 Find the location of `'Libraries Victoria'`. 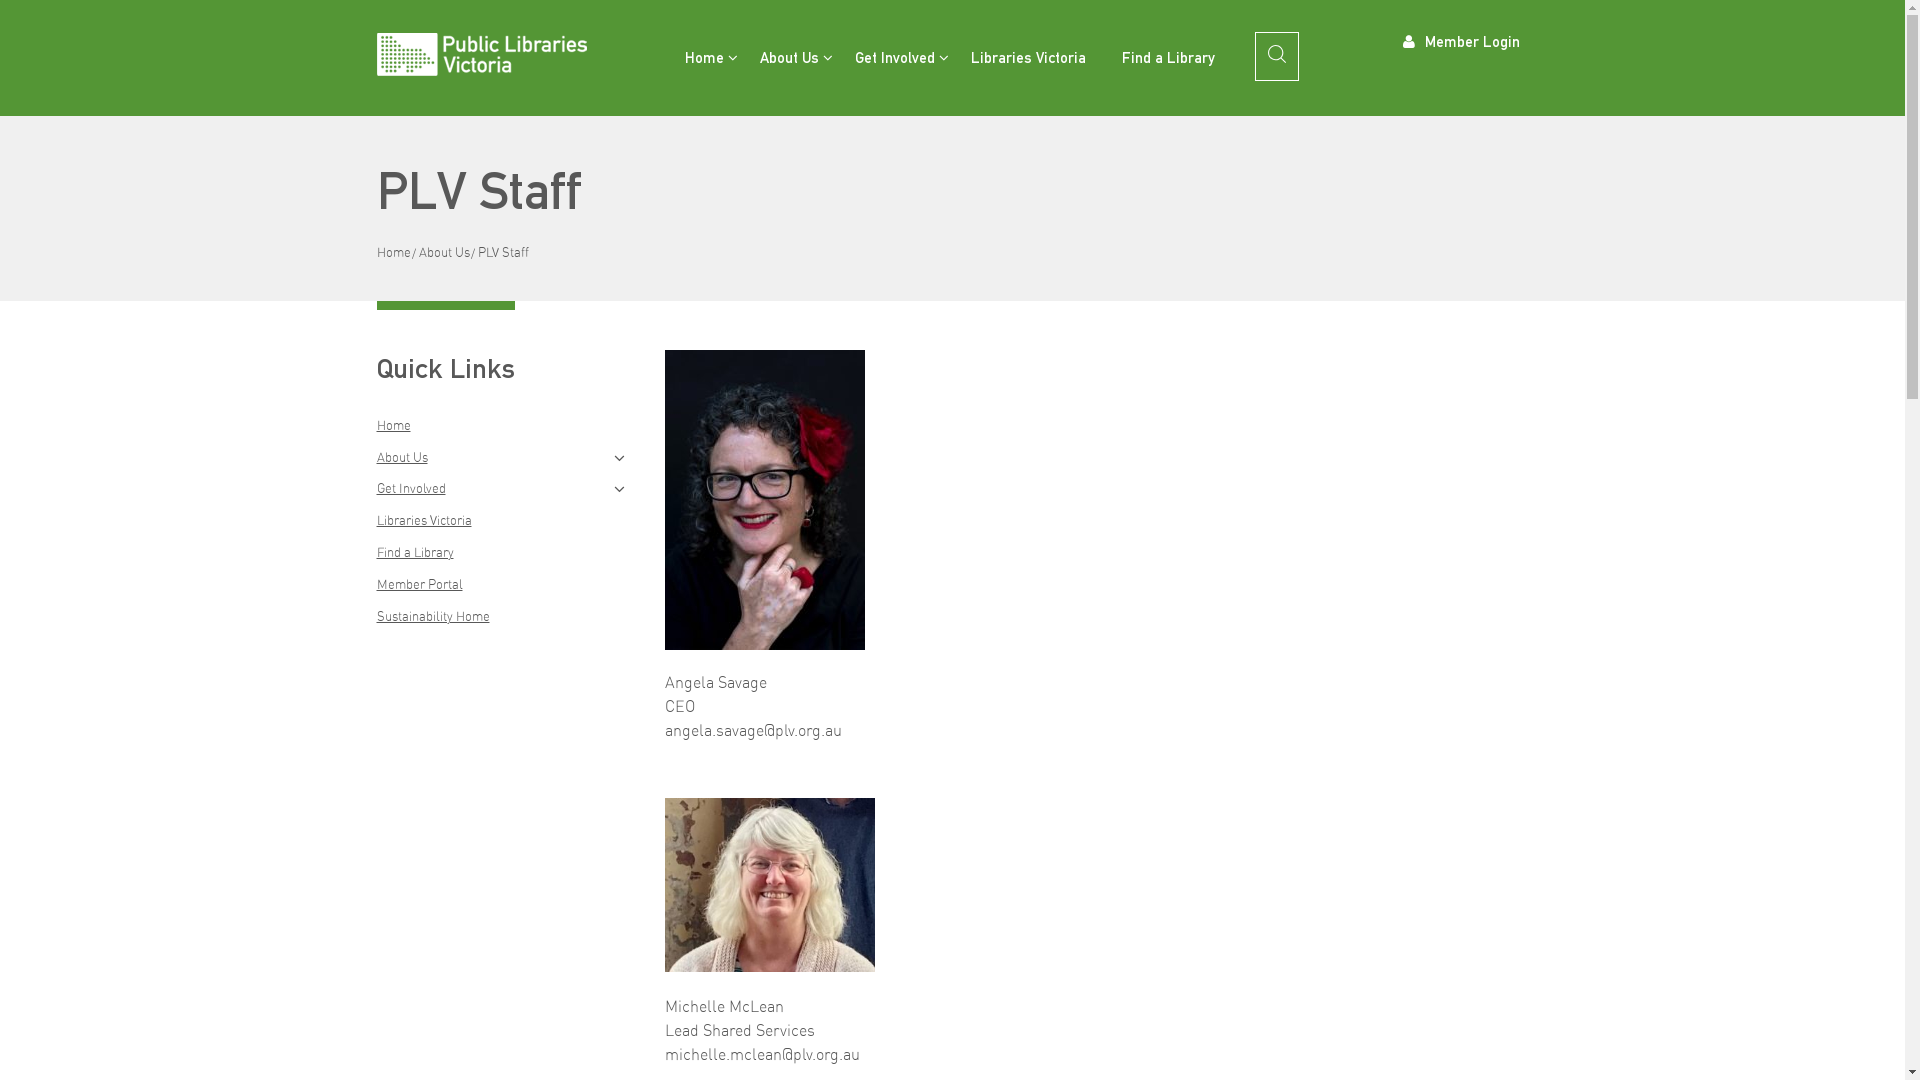

'Libraries Victoria' is located at coordinates (422, 519).